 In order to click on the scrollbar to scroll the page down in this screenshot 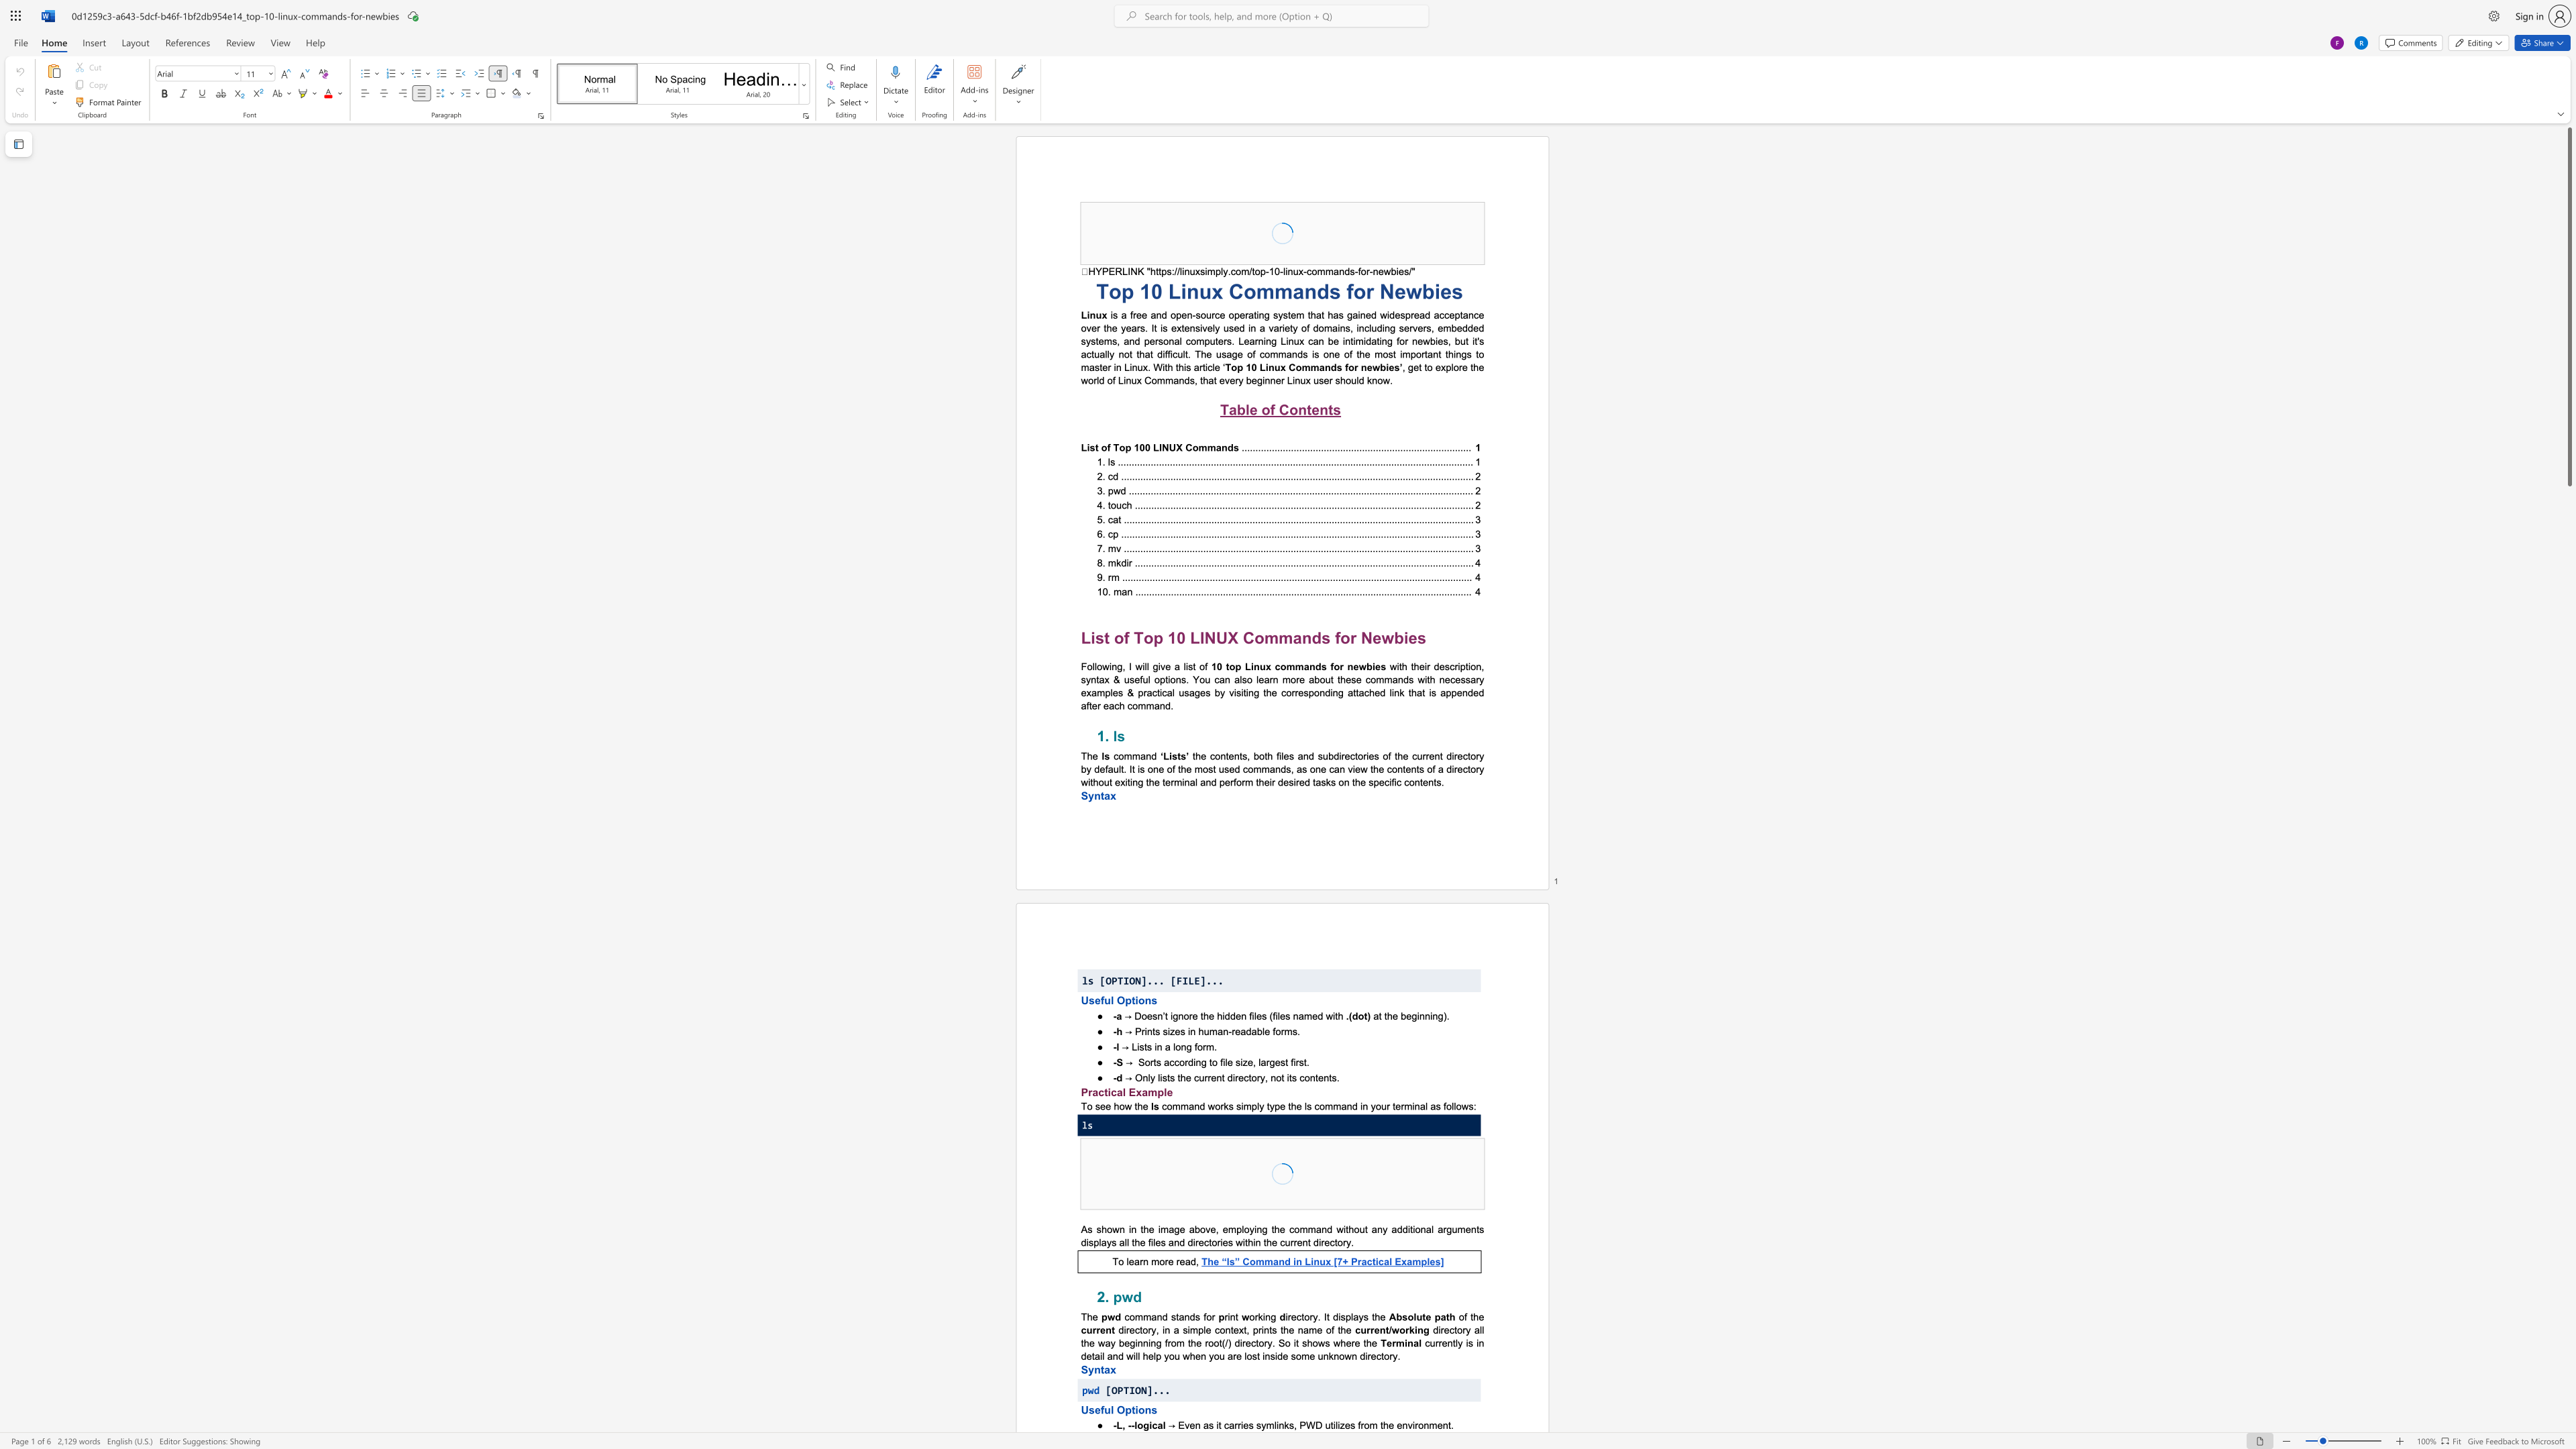, I will do `click(2568, 986)`.